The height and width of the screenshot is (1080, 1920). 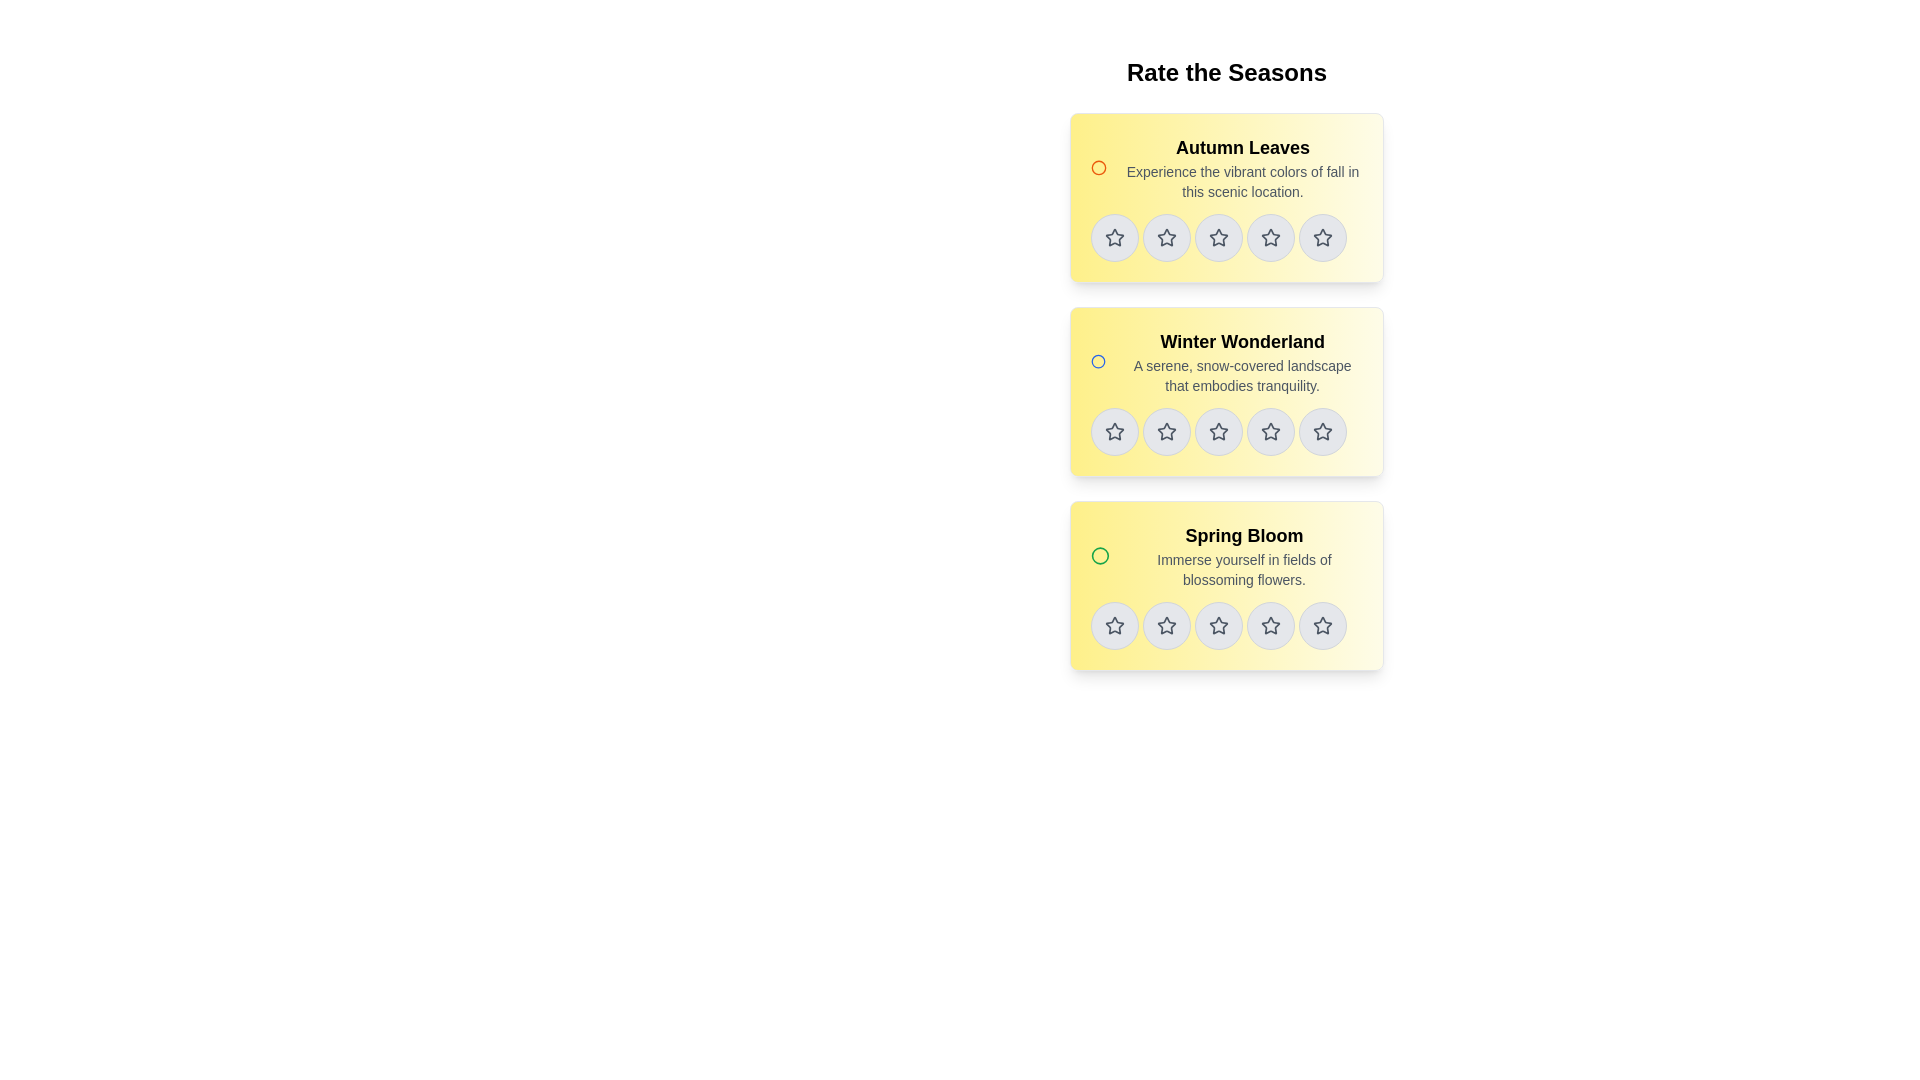 I want to click on the first rating button for the 'Winter Wonderland' category, so click(x=1113, y=431).